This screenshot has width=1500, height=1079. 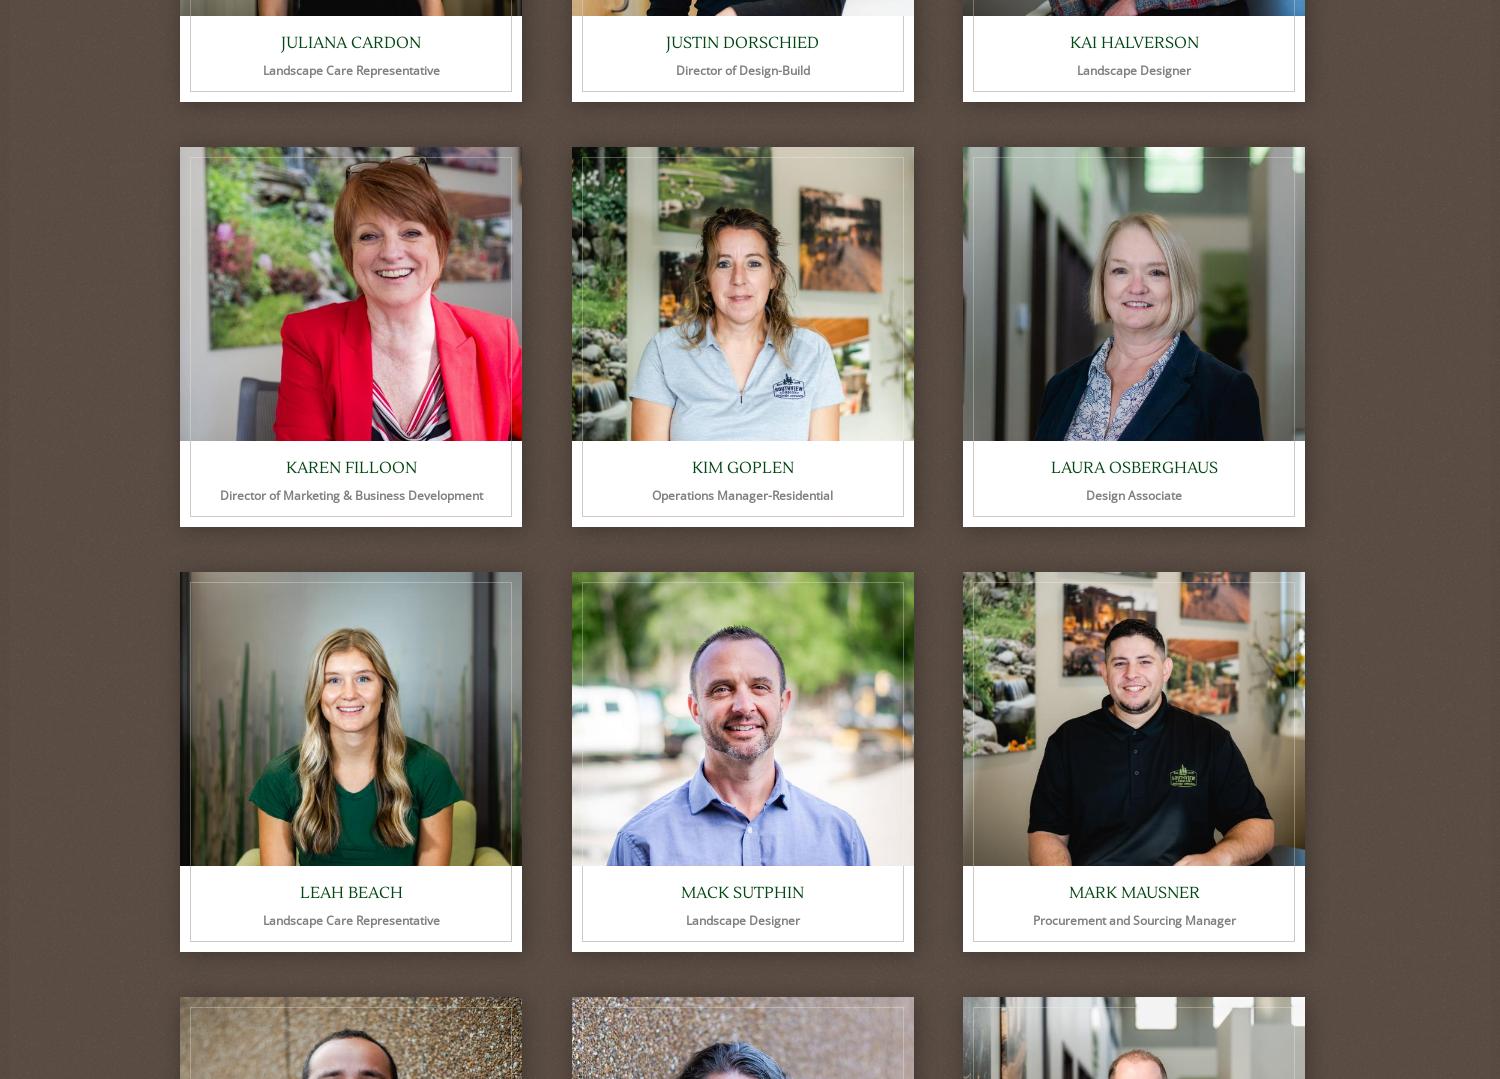 I want to click on 'Juliana Cardon', so click(x=280, y=42).